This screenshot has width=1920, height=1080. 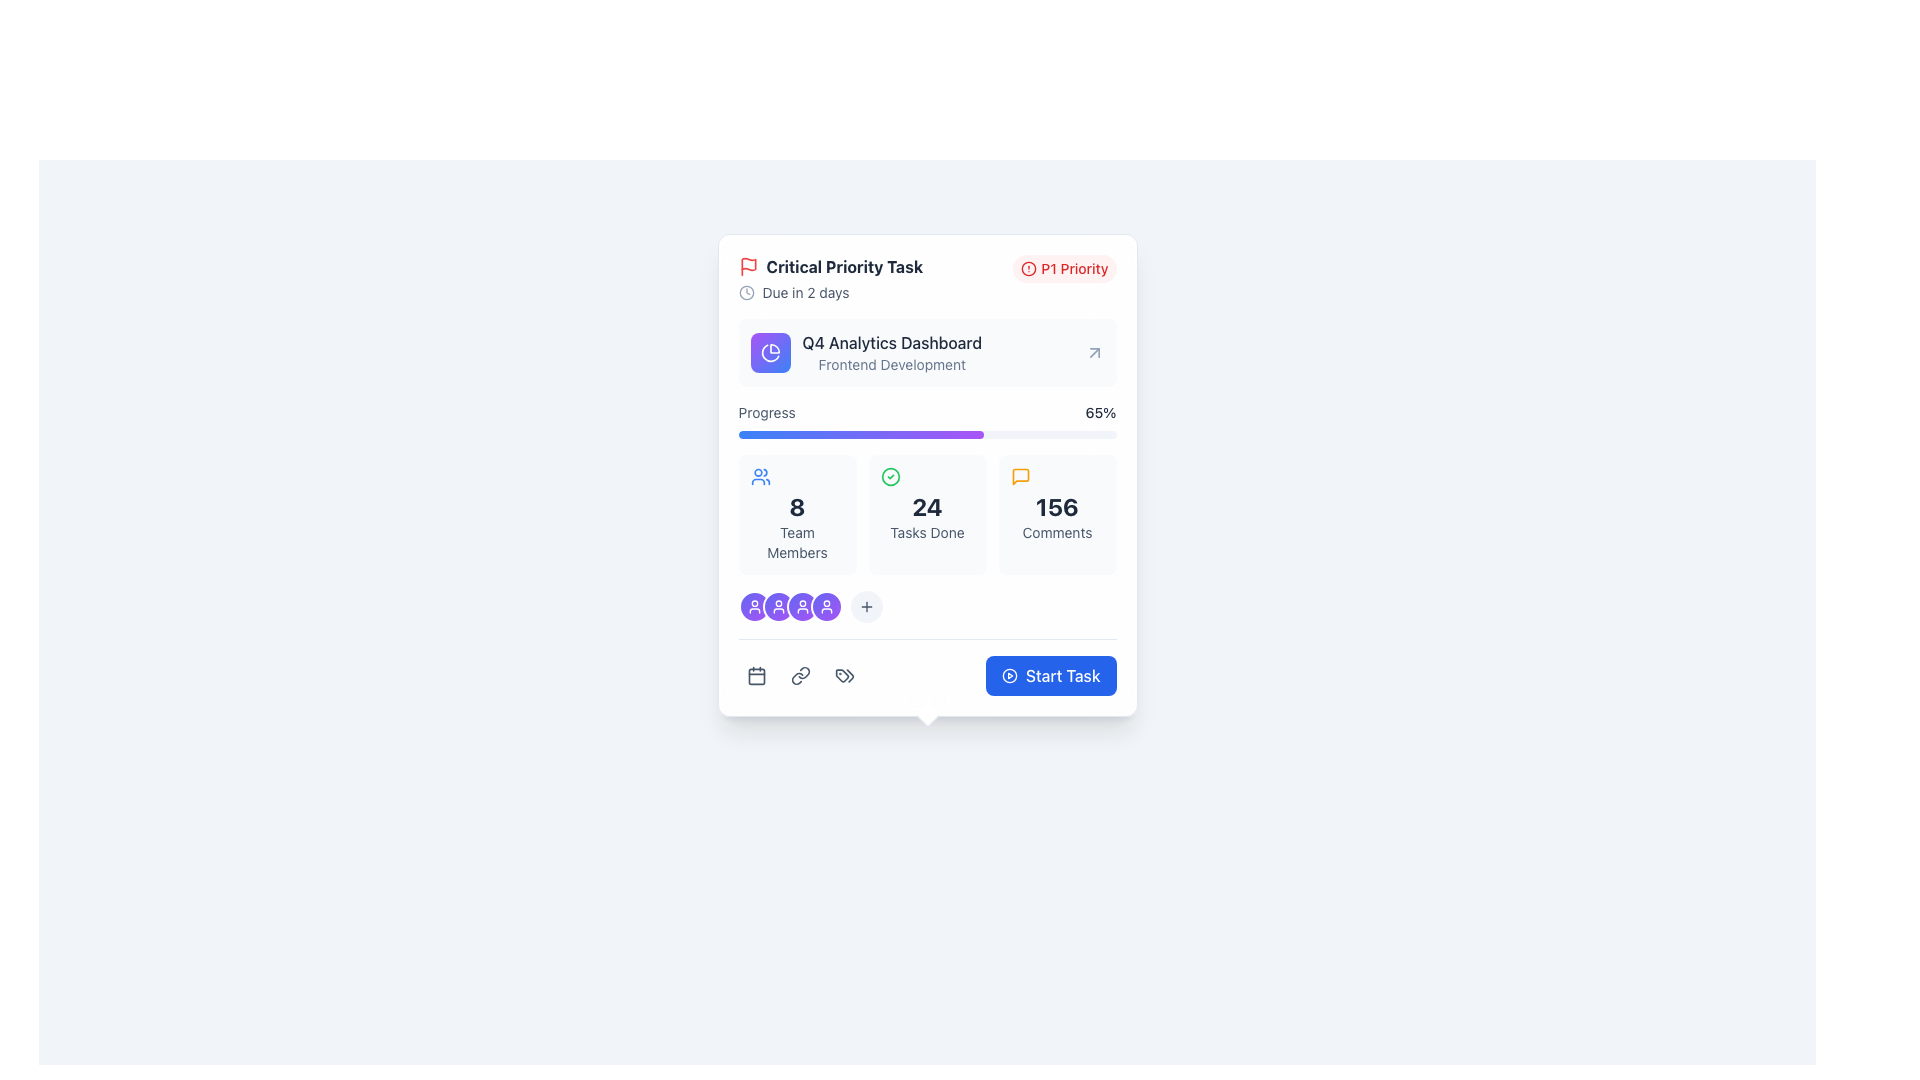 I want to click on the circular user icon with a gradient background transitioning from indigo to purple, featuring a white outline of a user figure, located as the second icon from the left in a horizontal group of similar icons near the bottom-middle section of the card interface, so click(x=777, y=605).